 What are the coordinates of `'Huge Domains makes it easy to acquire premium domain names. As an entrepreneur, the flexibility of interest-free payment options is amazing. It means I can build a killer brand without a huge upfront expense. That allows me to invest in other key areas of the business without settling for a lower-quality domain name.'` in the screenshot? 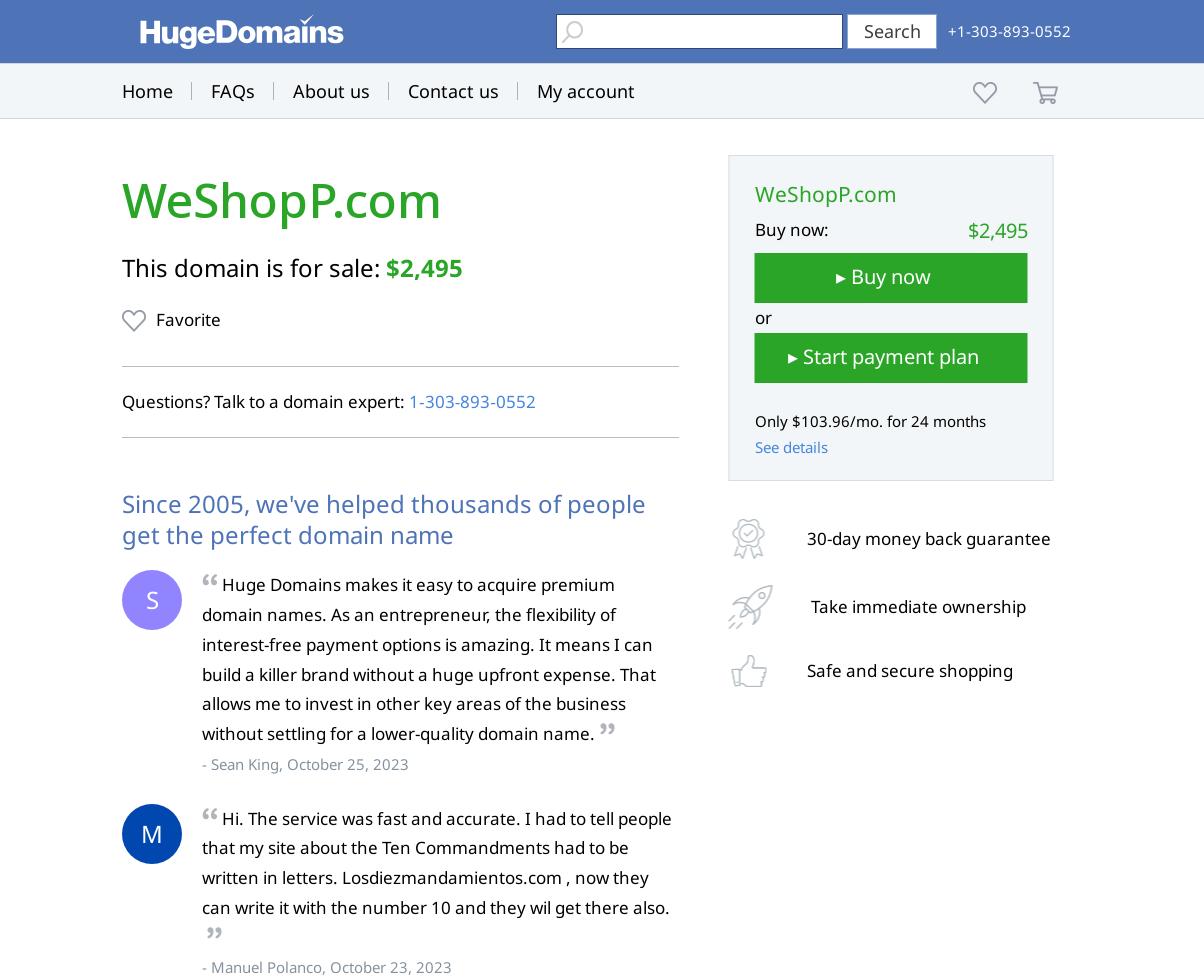 It's located at (428, 658).